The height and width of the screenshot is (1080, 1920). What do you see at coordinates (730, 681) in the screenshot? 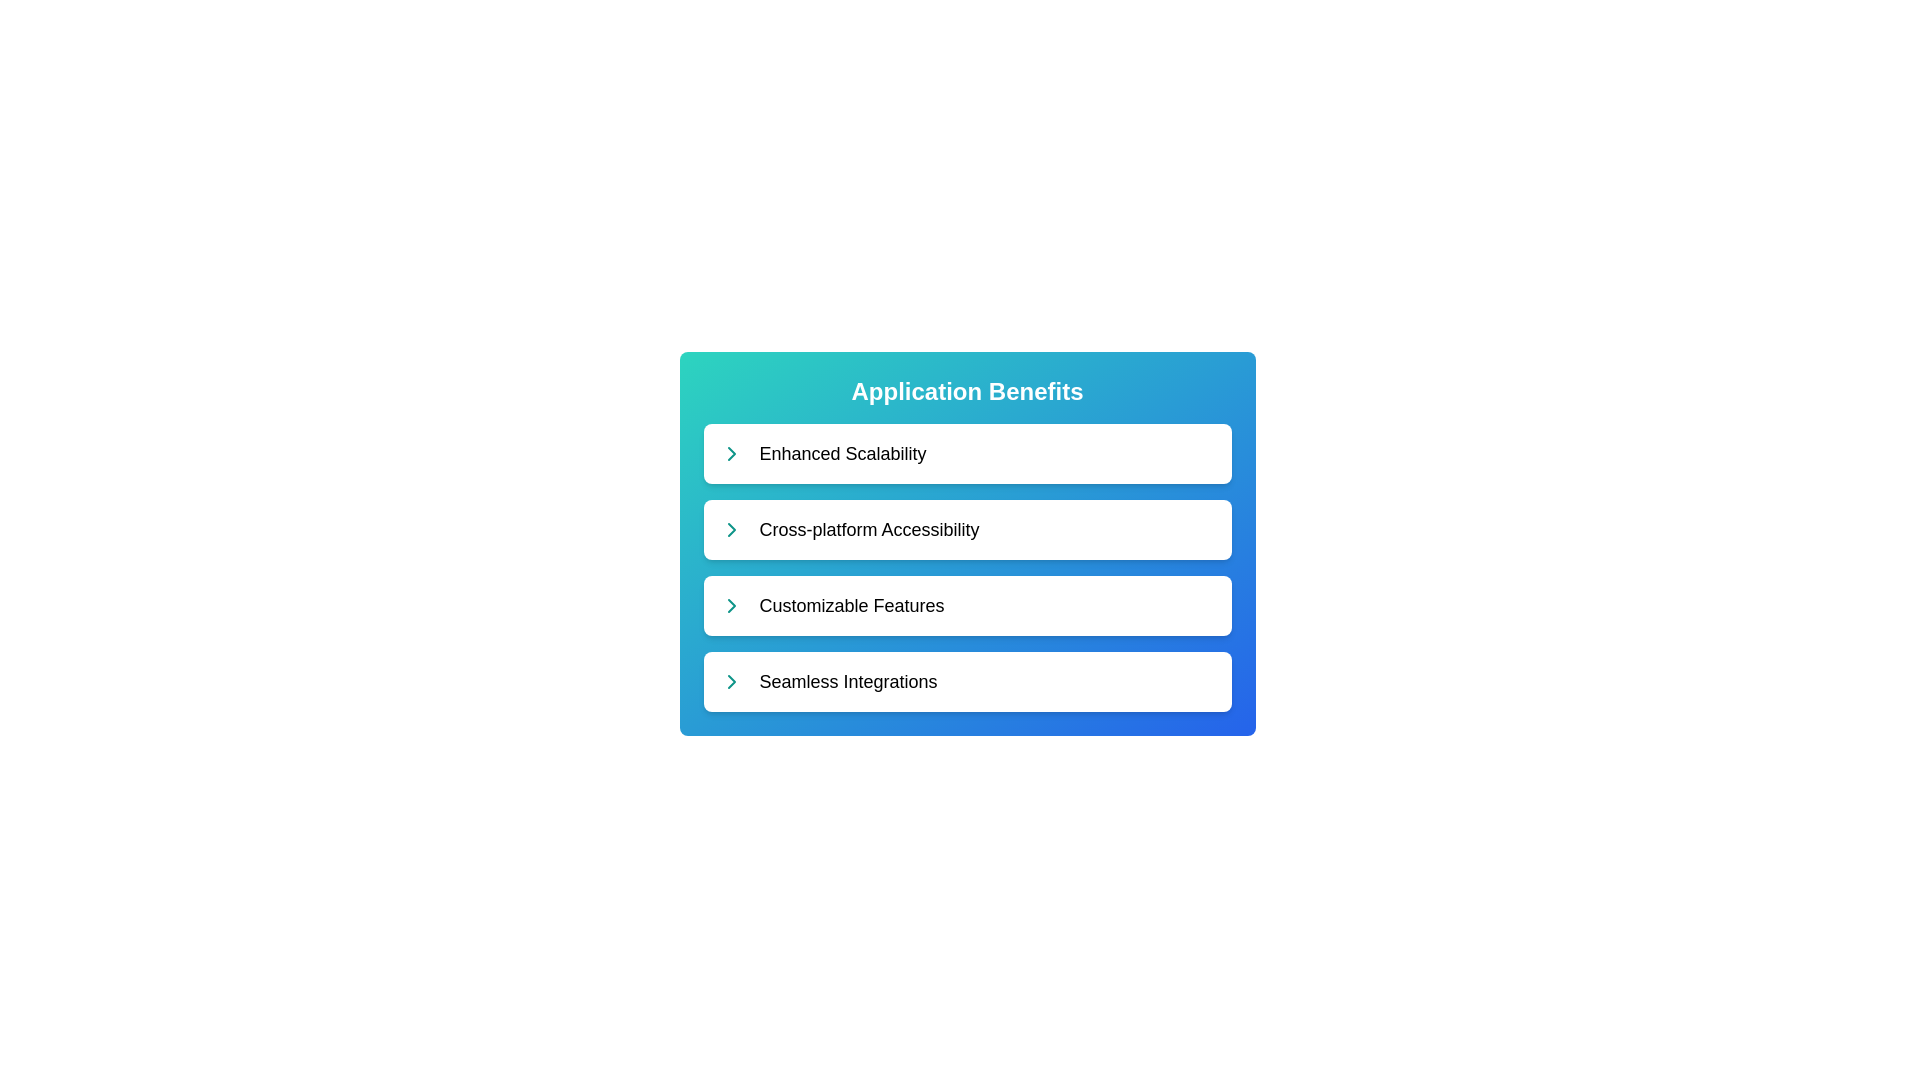
I see `the right-pointing teal chevron icon inside the 'Seamless Integrations' box` at bounding box center [730, 681].